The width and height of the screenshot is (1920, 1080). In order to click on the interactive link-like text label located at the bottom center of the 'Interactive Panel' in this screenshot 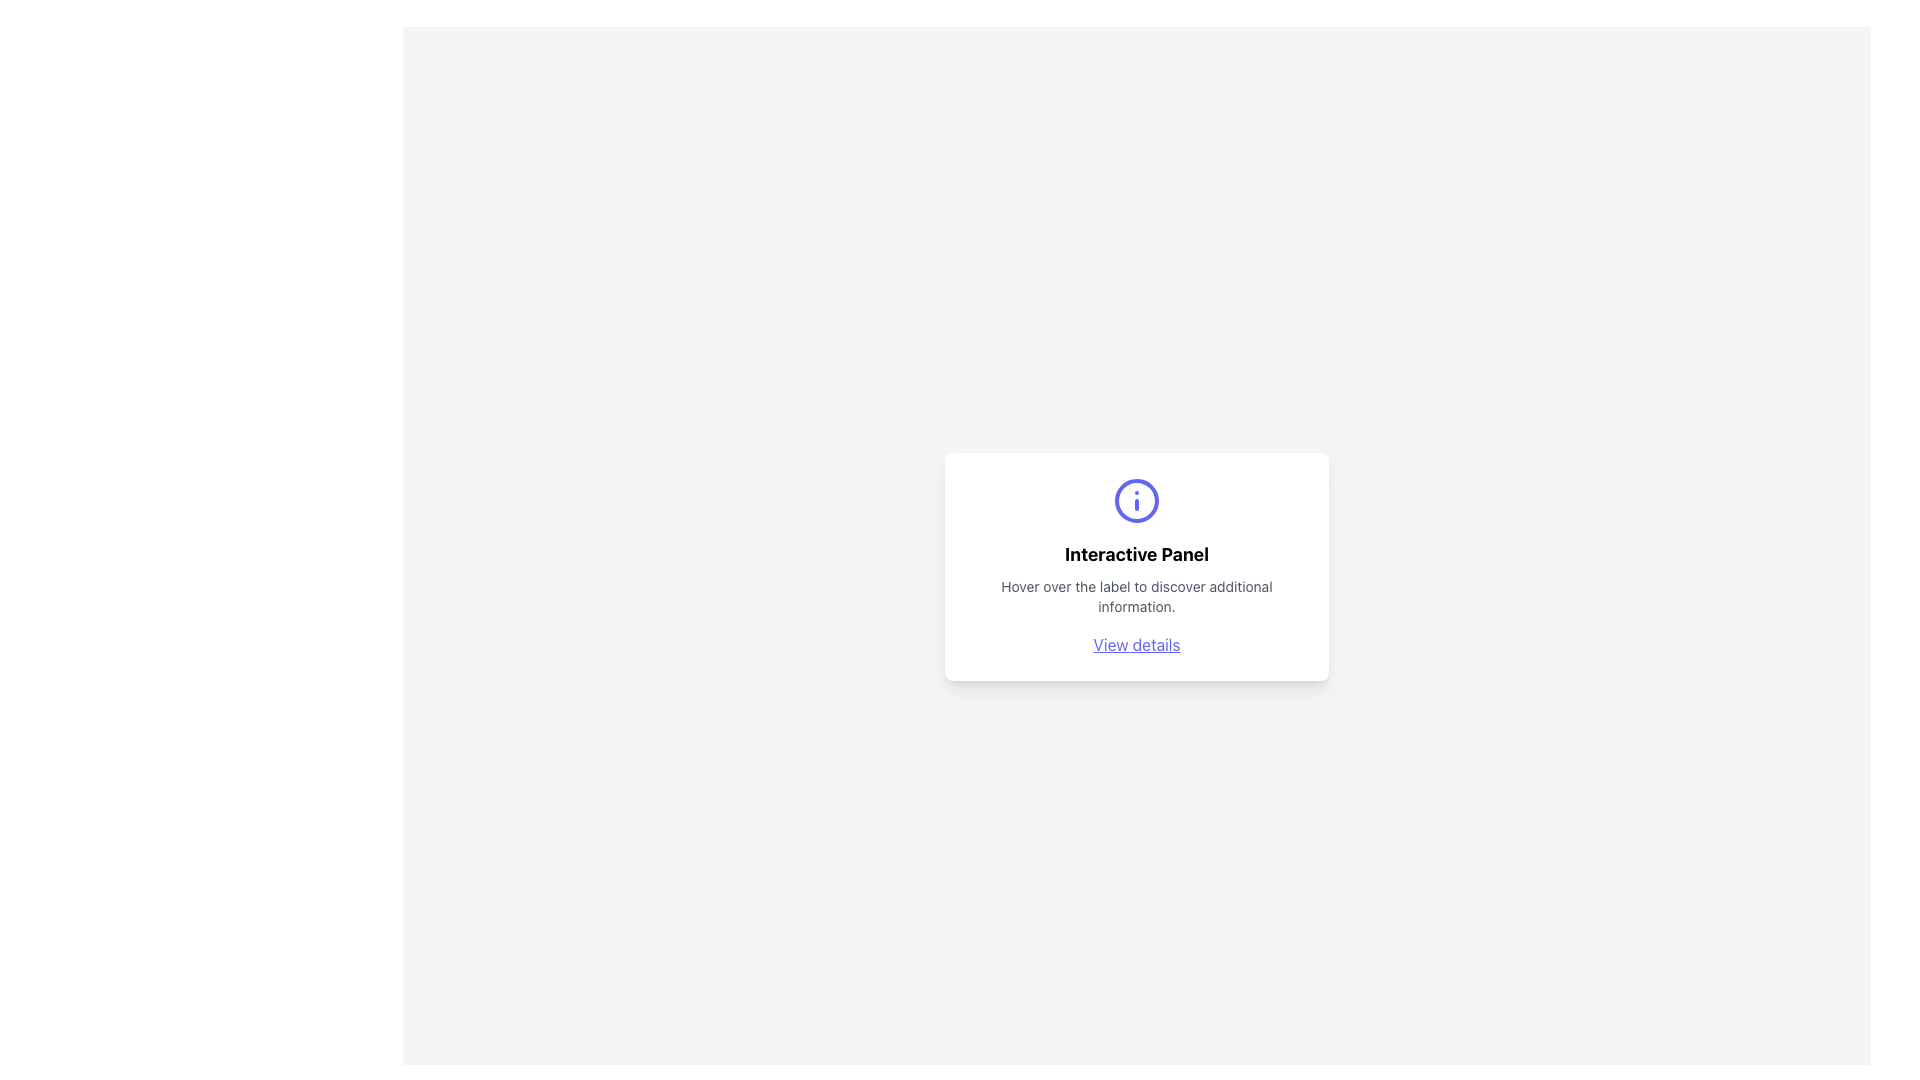, I will do `click(1137, 644)`.